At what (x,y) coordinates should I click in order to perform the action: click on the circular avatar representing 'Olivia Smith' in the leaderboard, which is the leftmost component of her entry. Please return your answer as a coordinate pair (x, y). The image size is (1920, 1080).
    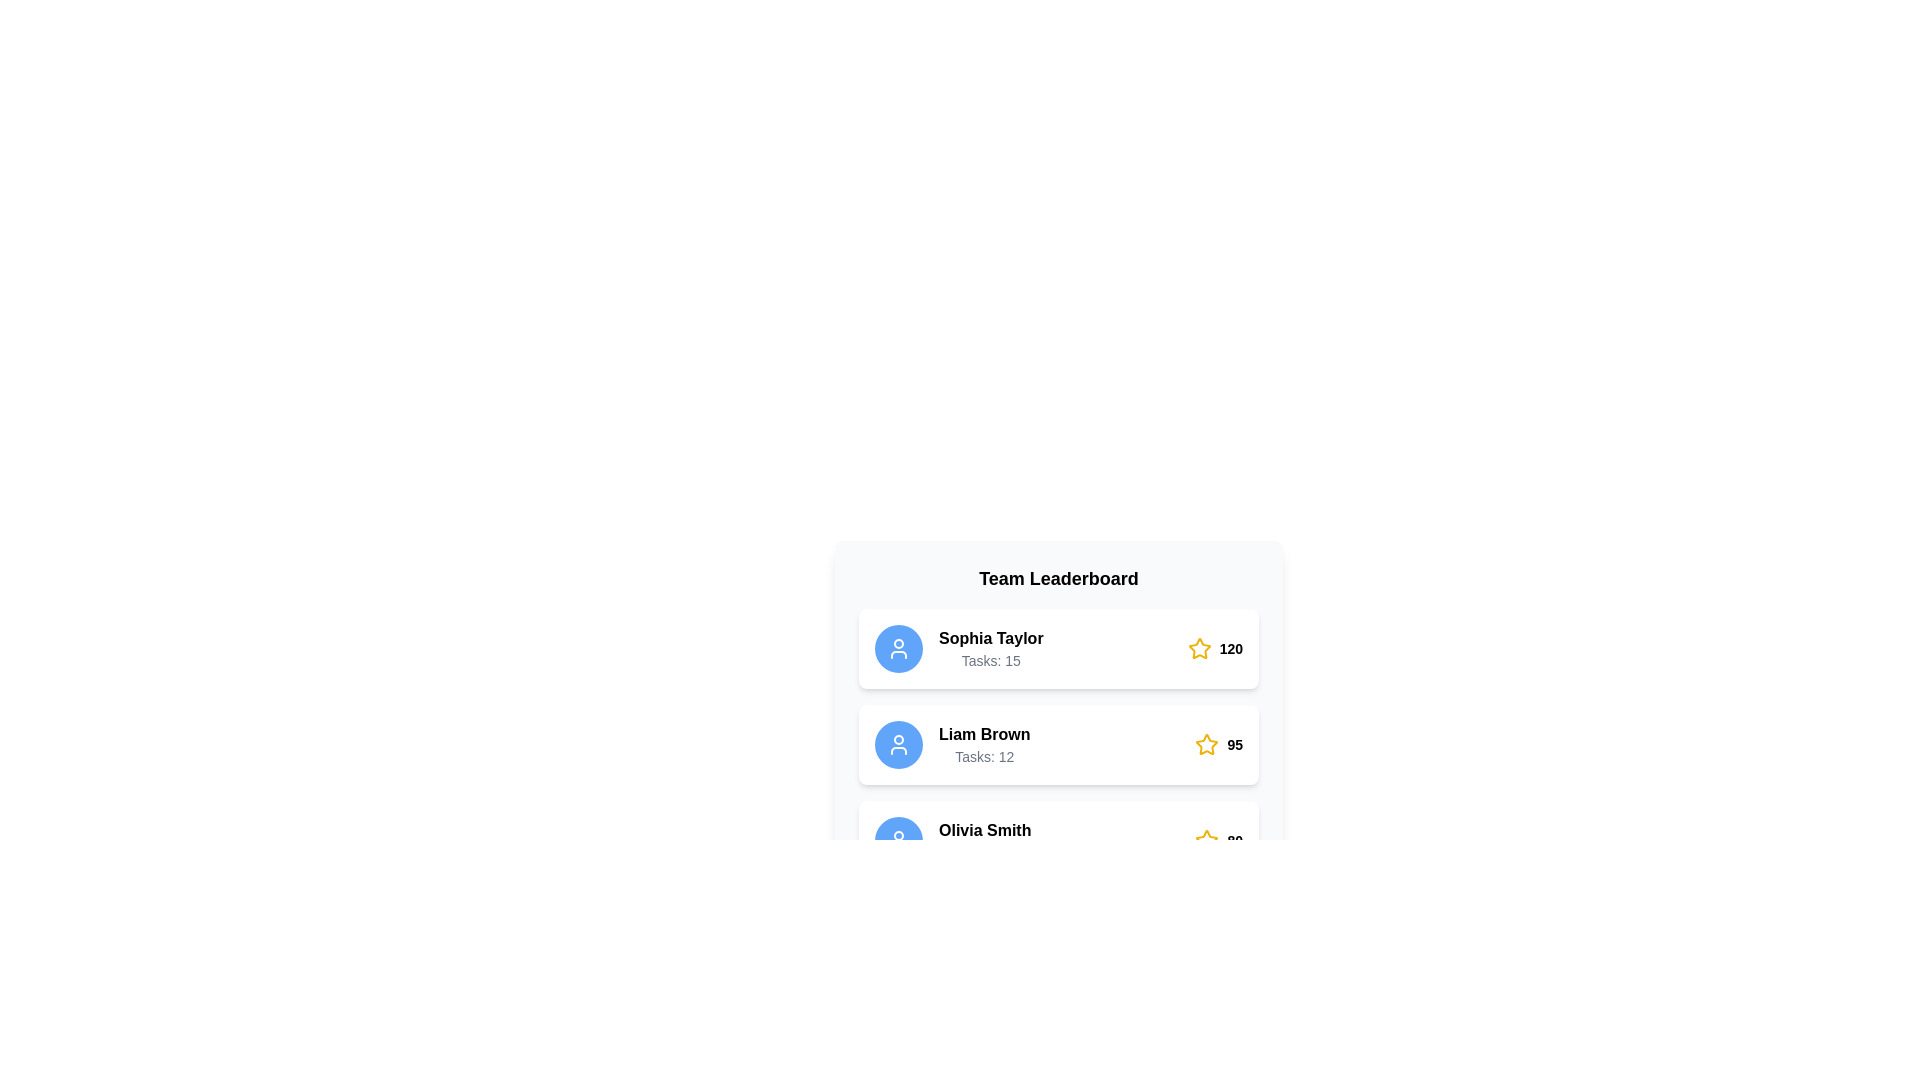
    Looking at the image, I should click on (897, 840).